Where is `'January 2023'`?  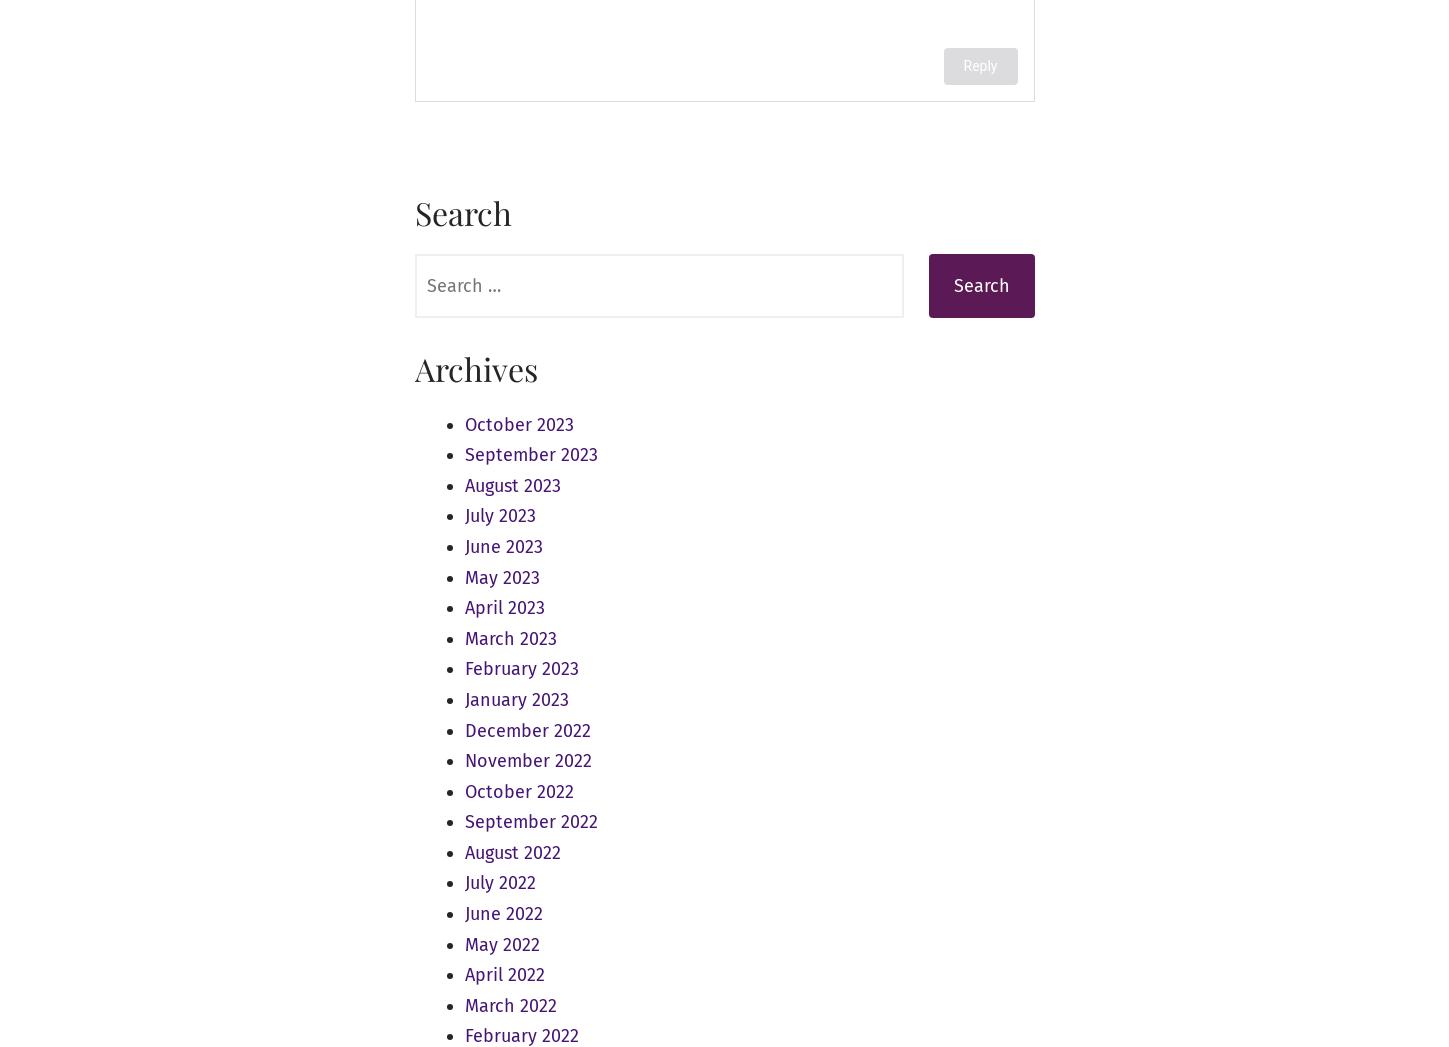
'January 2023' is located at coordinates (515, 697).